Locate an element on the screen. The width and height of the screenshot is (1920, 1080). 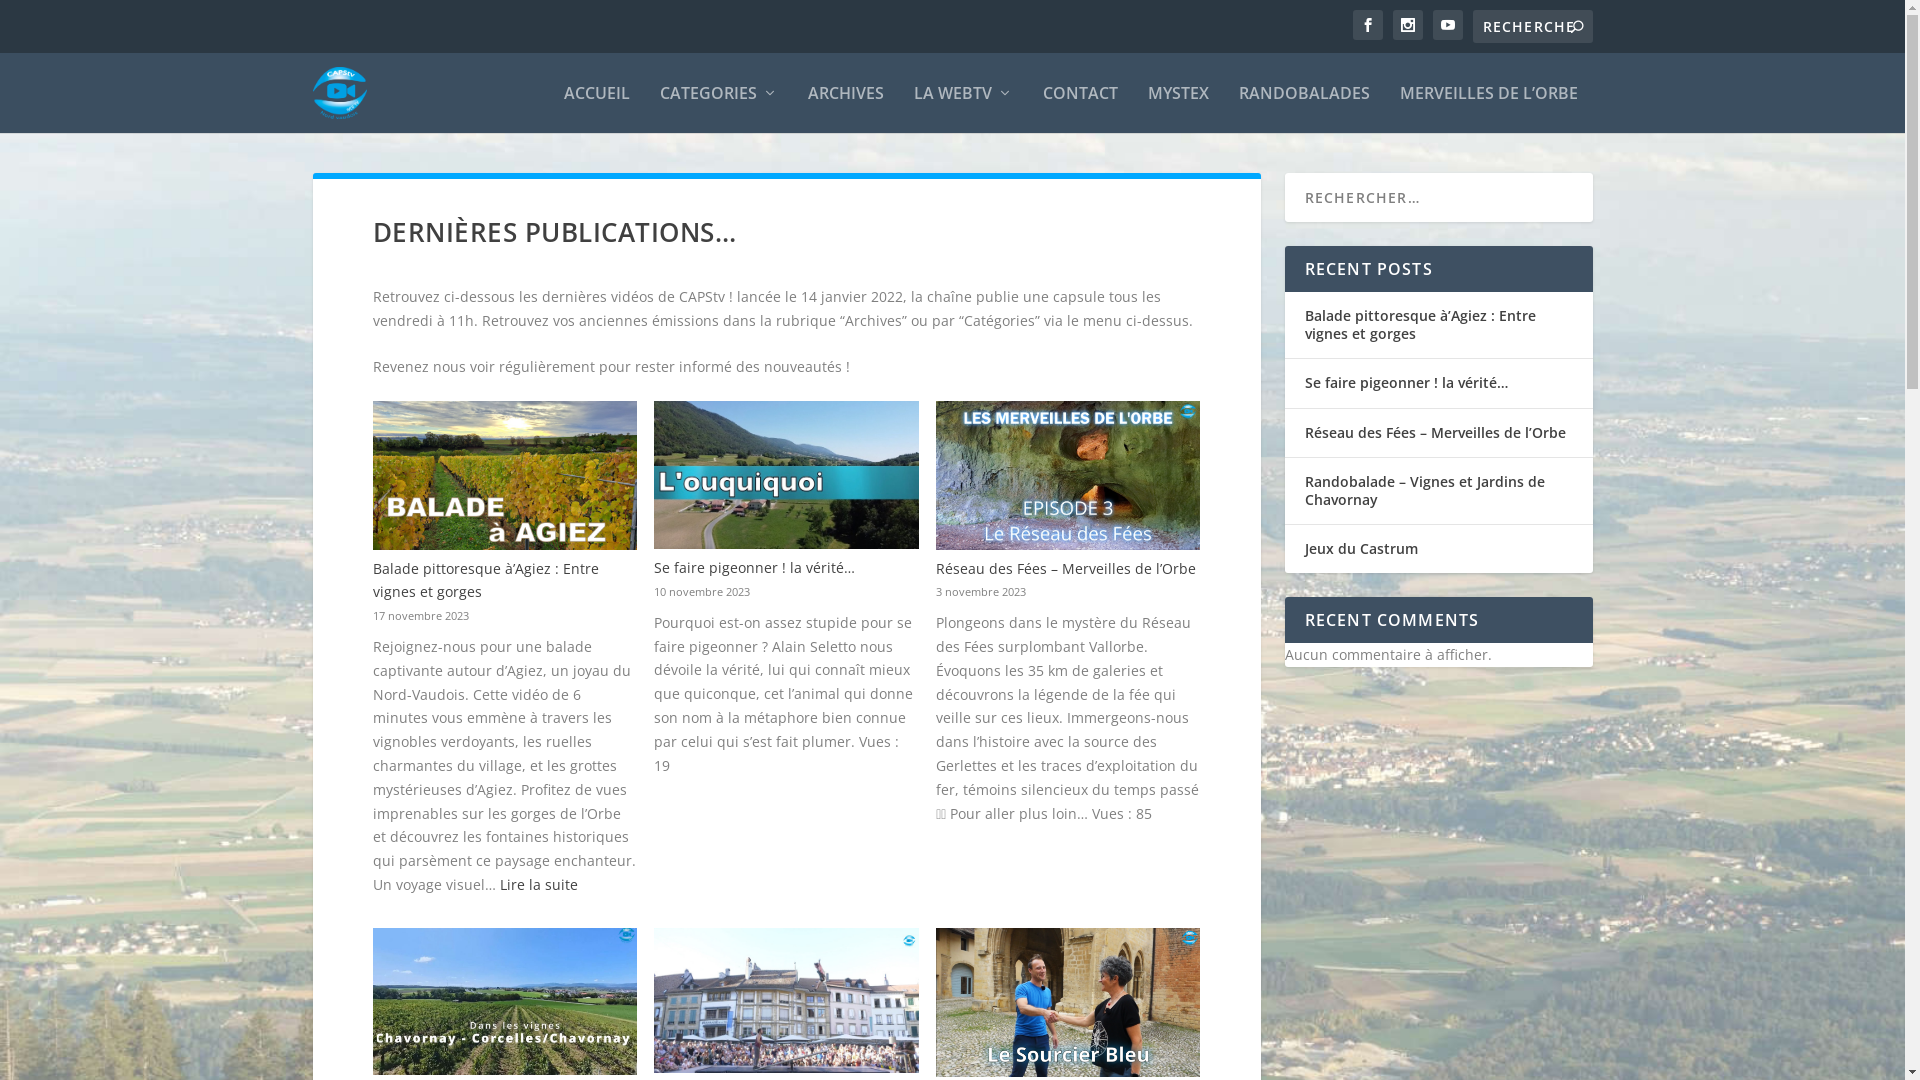
'MYSTEX' is located at coordinates (1178, 108).